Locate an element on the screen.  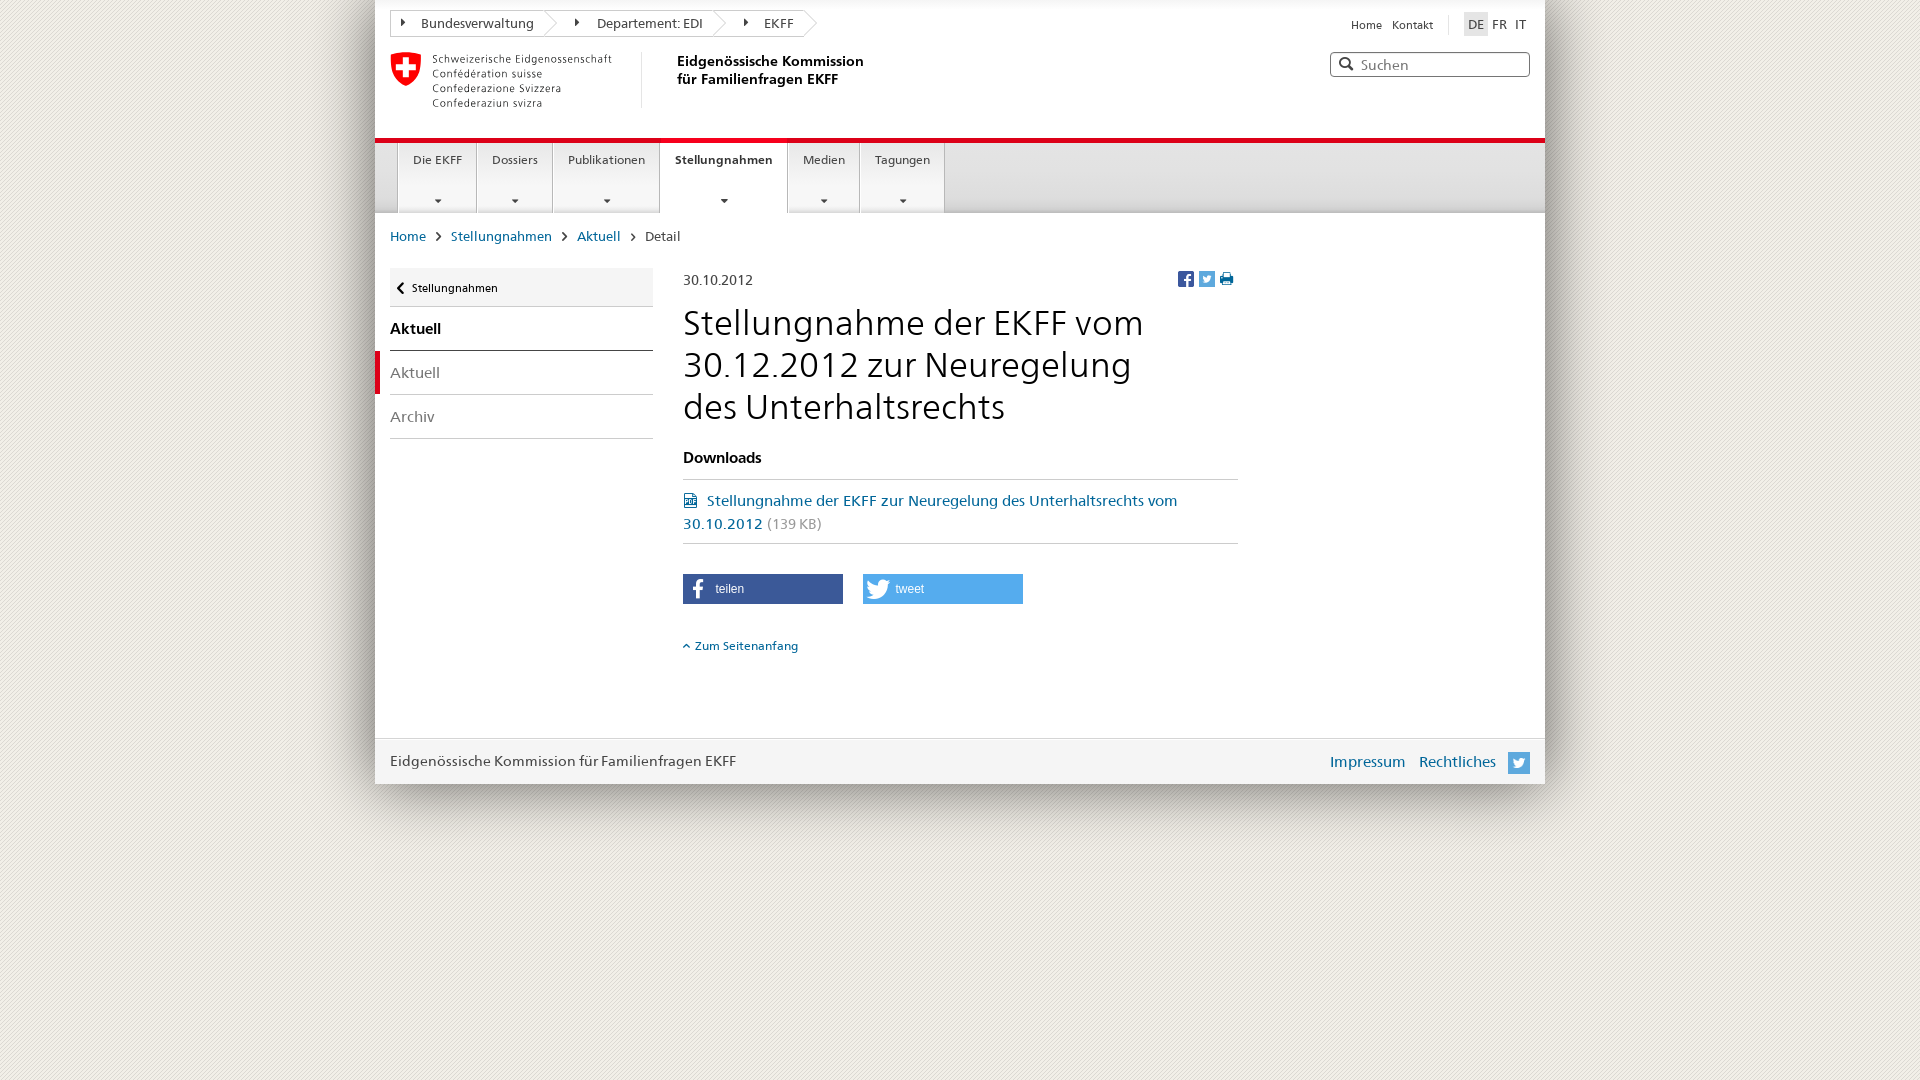
'Die EKFF' is located at coordinates (436, 176).